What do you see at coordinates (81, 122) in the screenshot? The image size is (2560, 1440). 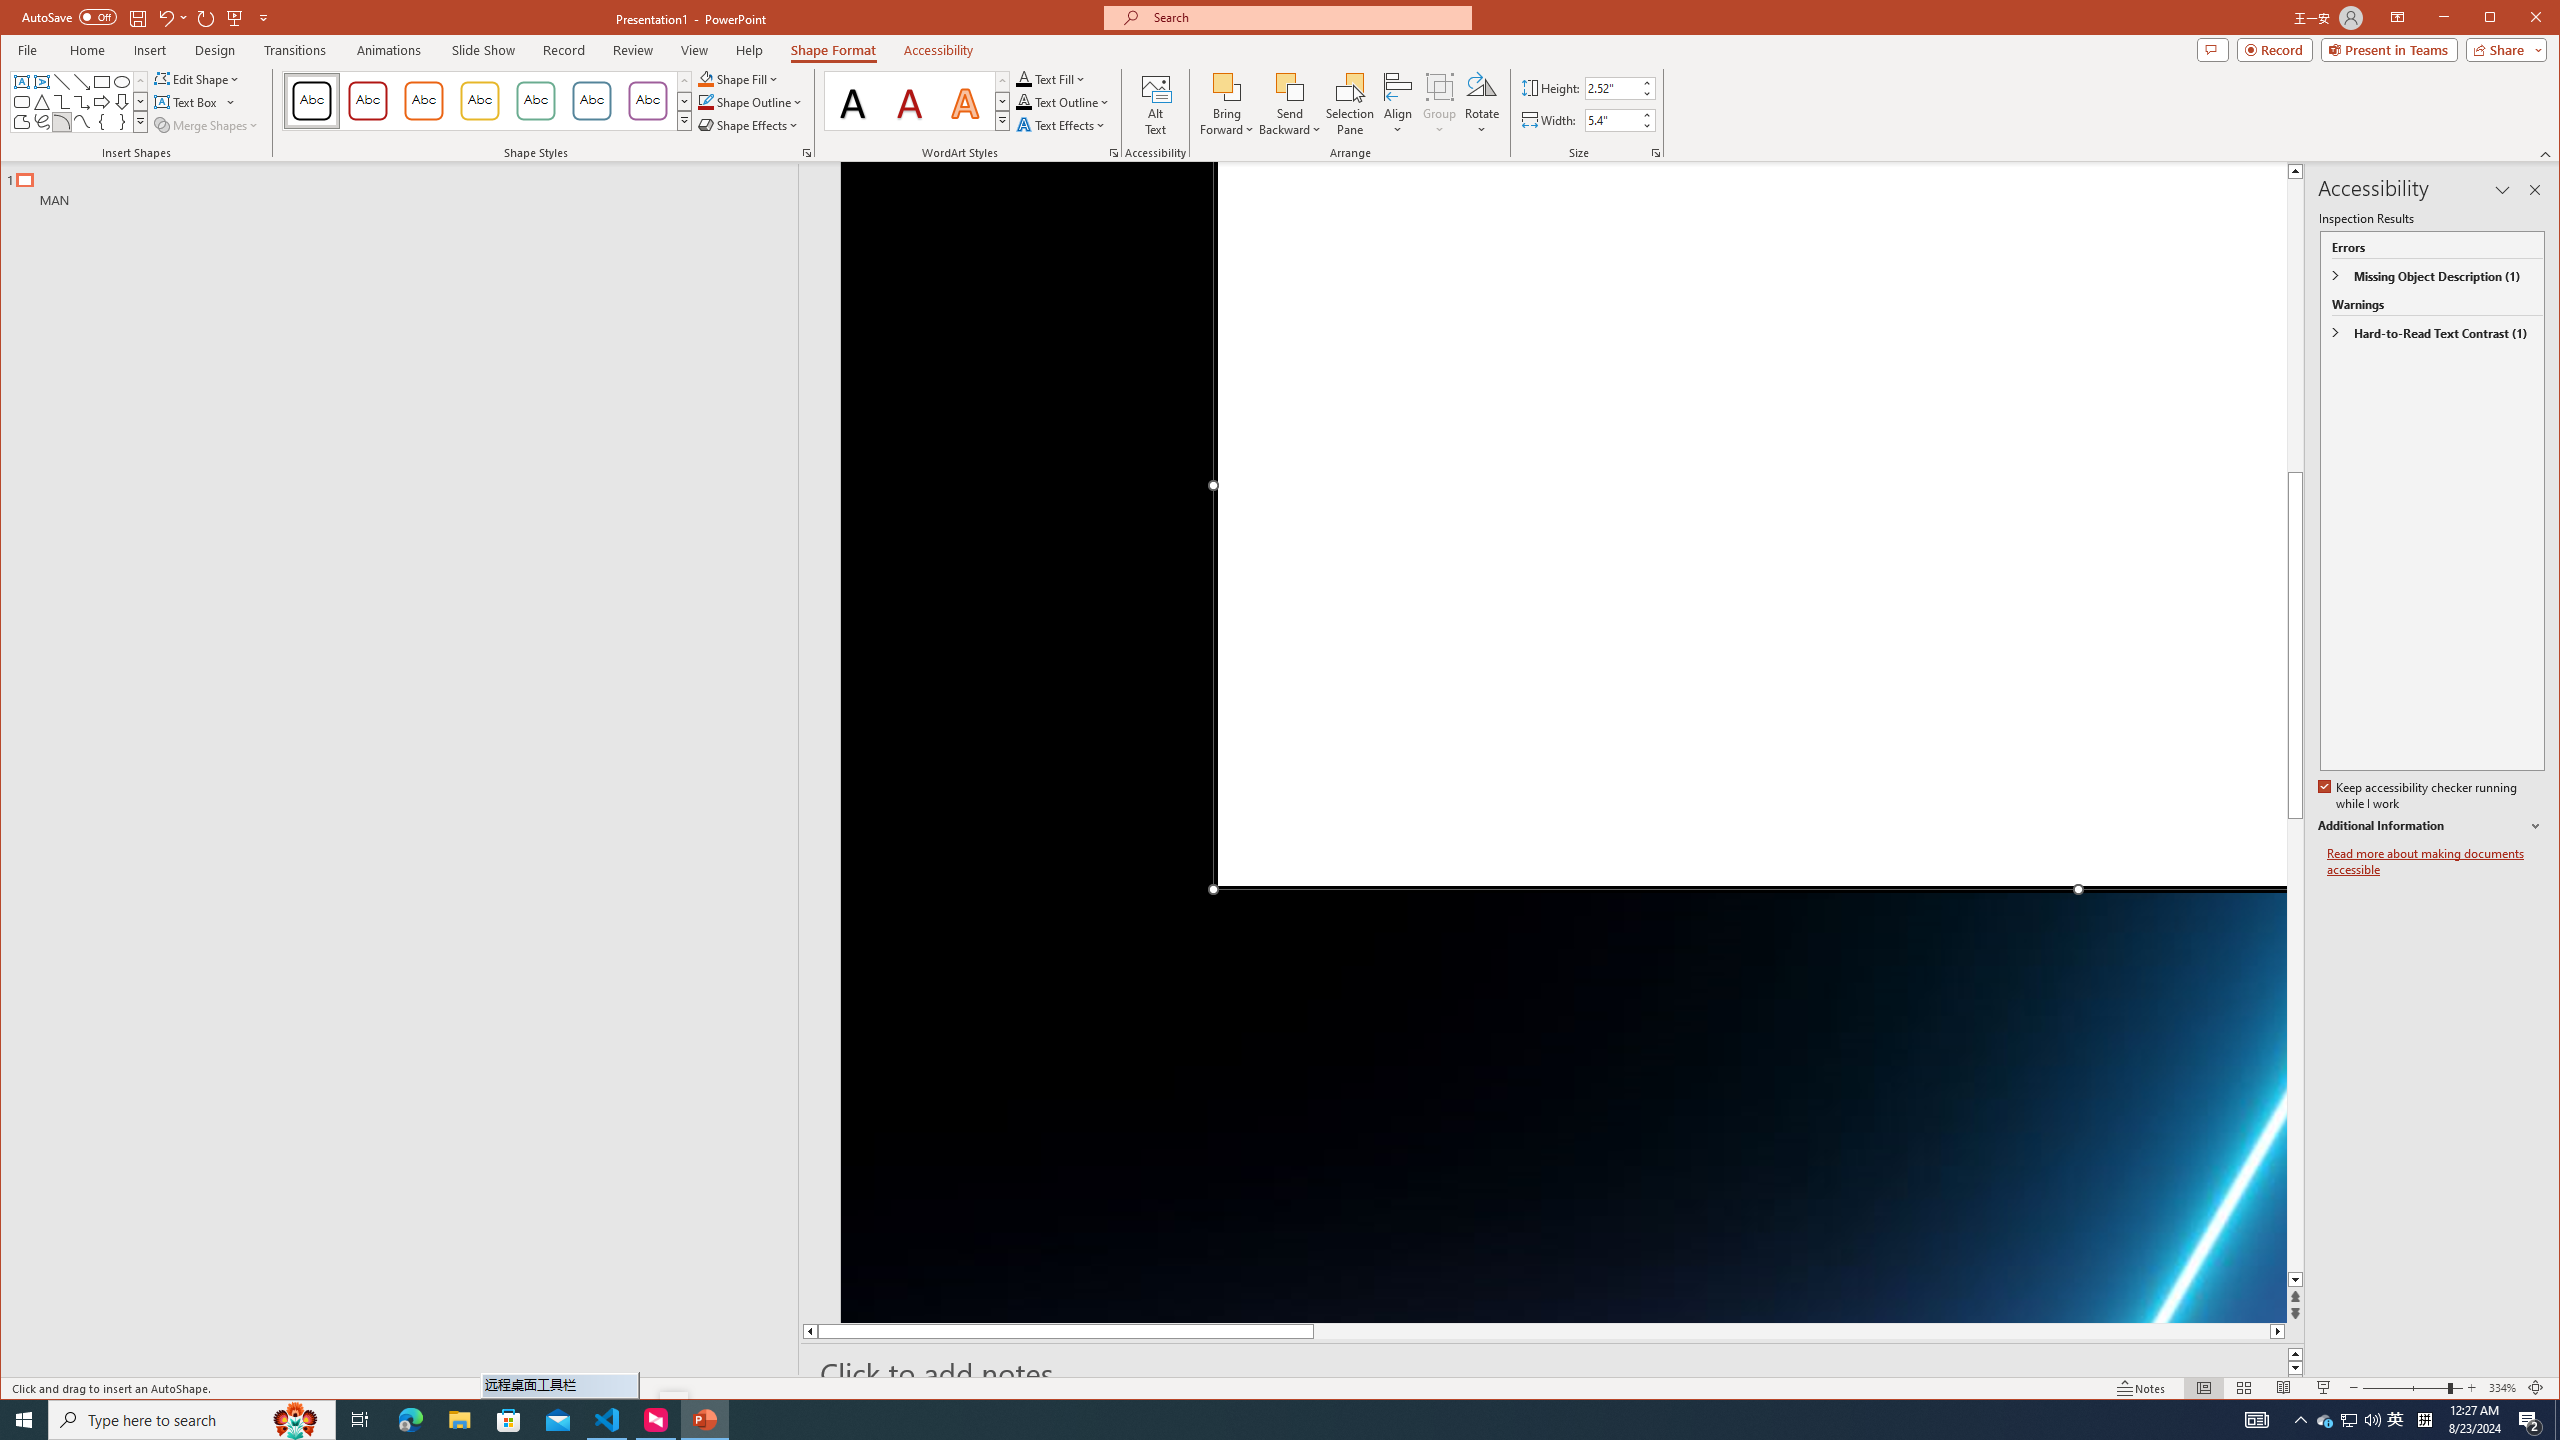 I see `'Curve'` at bounding box center [81, 122].